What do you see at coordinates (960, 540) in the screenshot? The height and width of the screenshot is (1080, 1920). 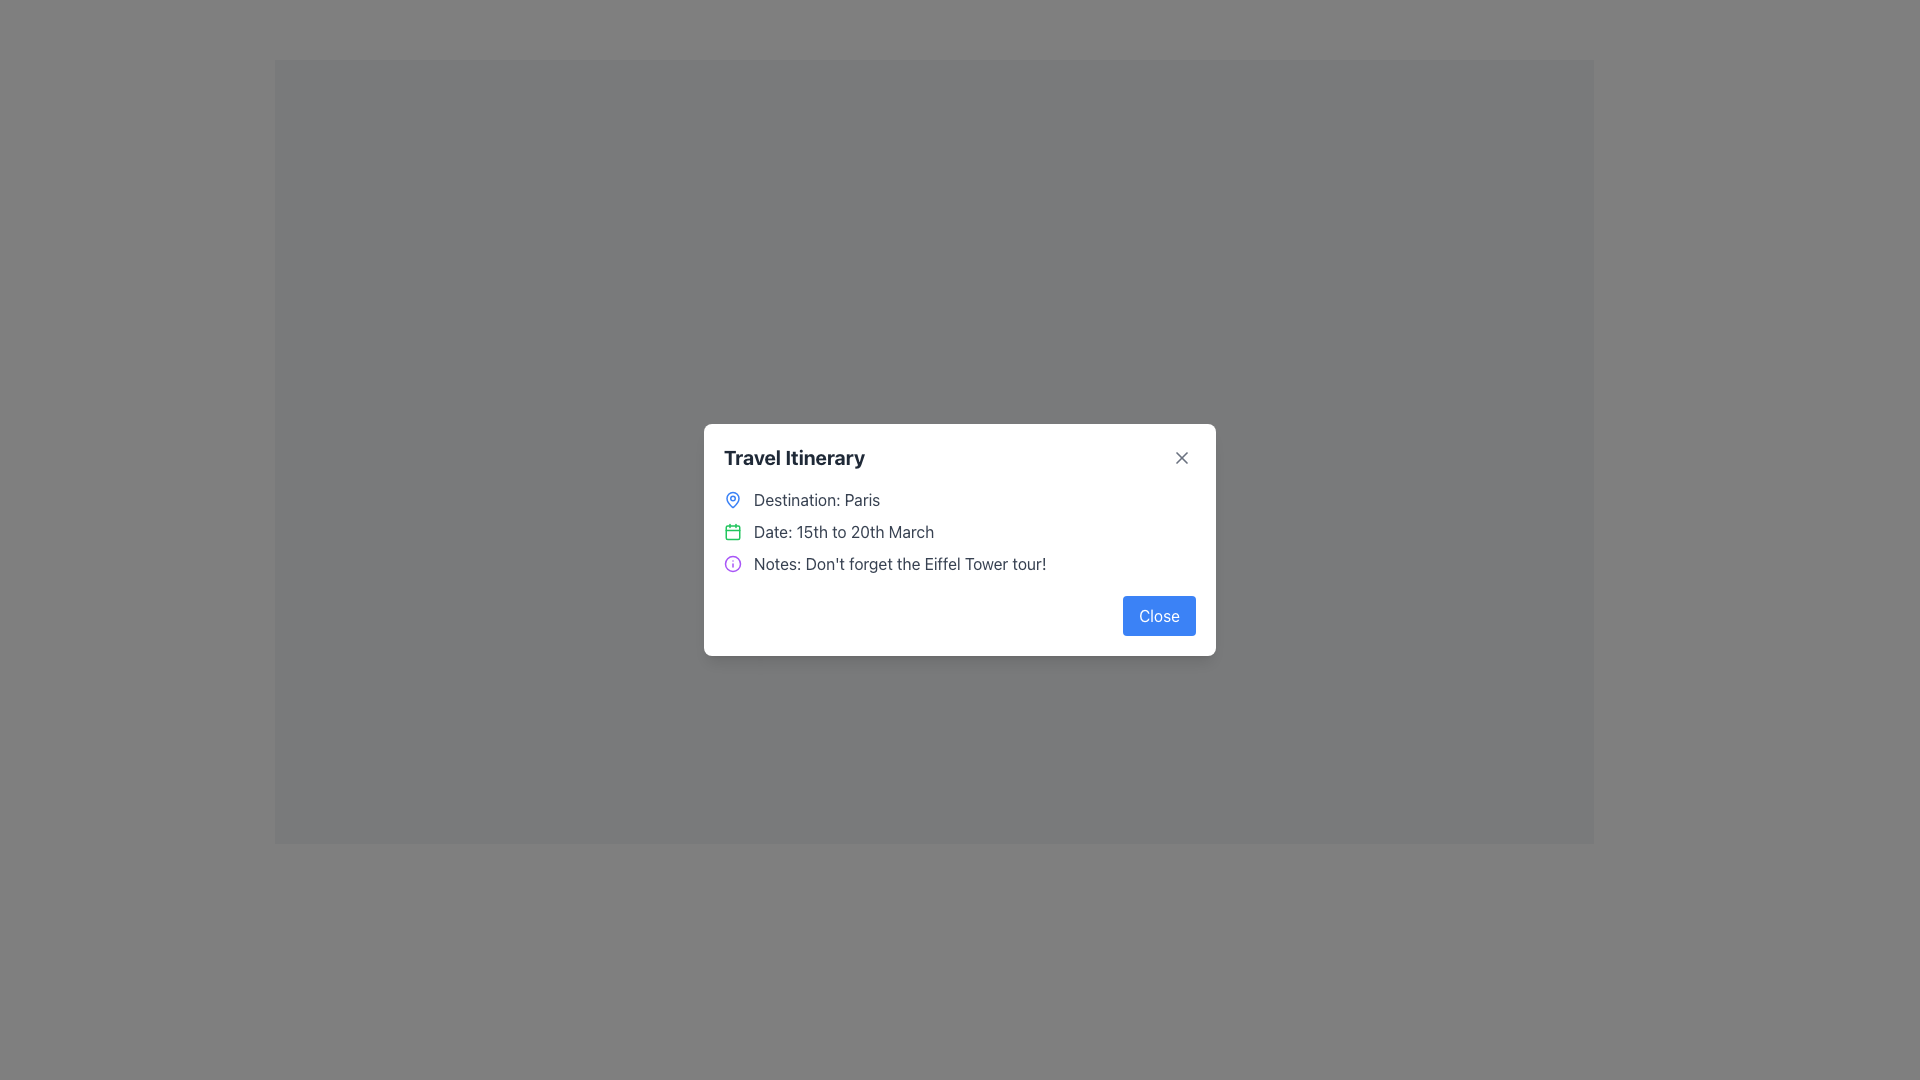 I see `the Informational Dialog Box titled 'Travel Itinerary' which contains details about the destination, date, and notes` at bounding box center [960, 540].